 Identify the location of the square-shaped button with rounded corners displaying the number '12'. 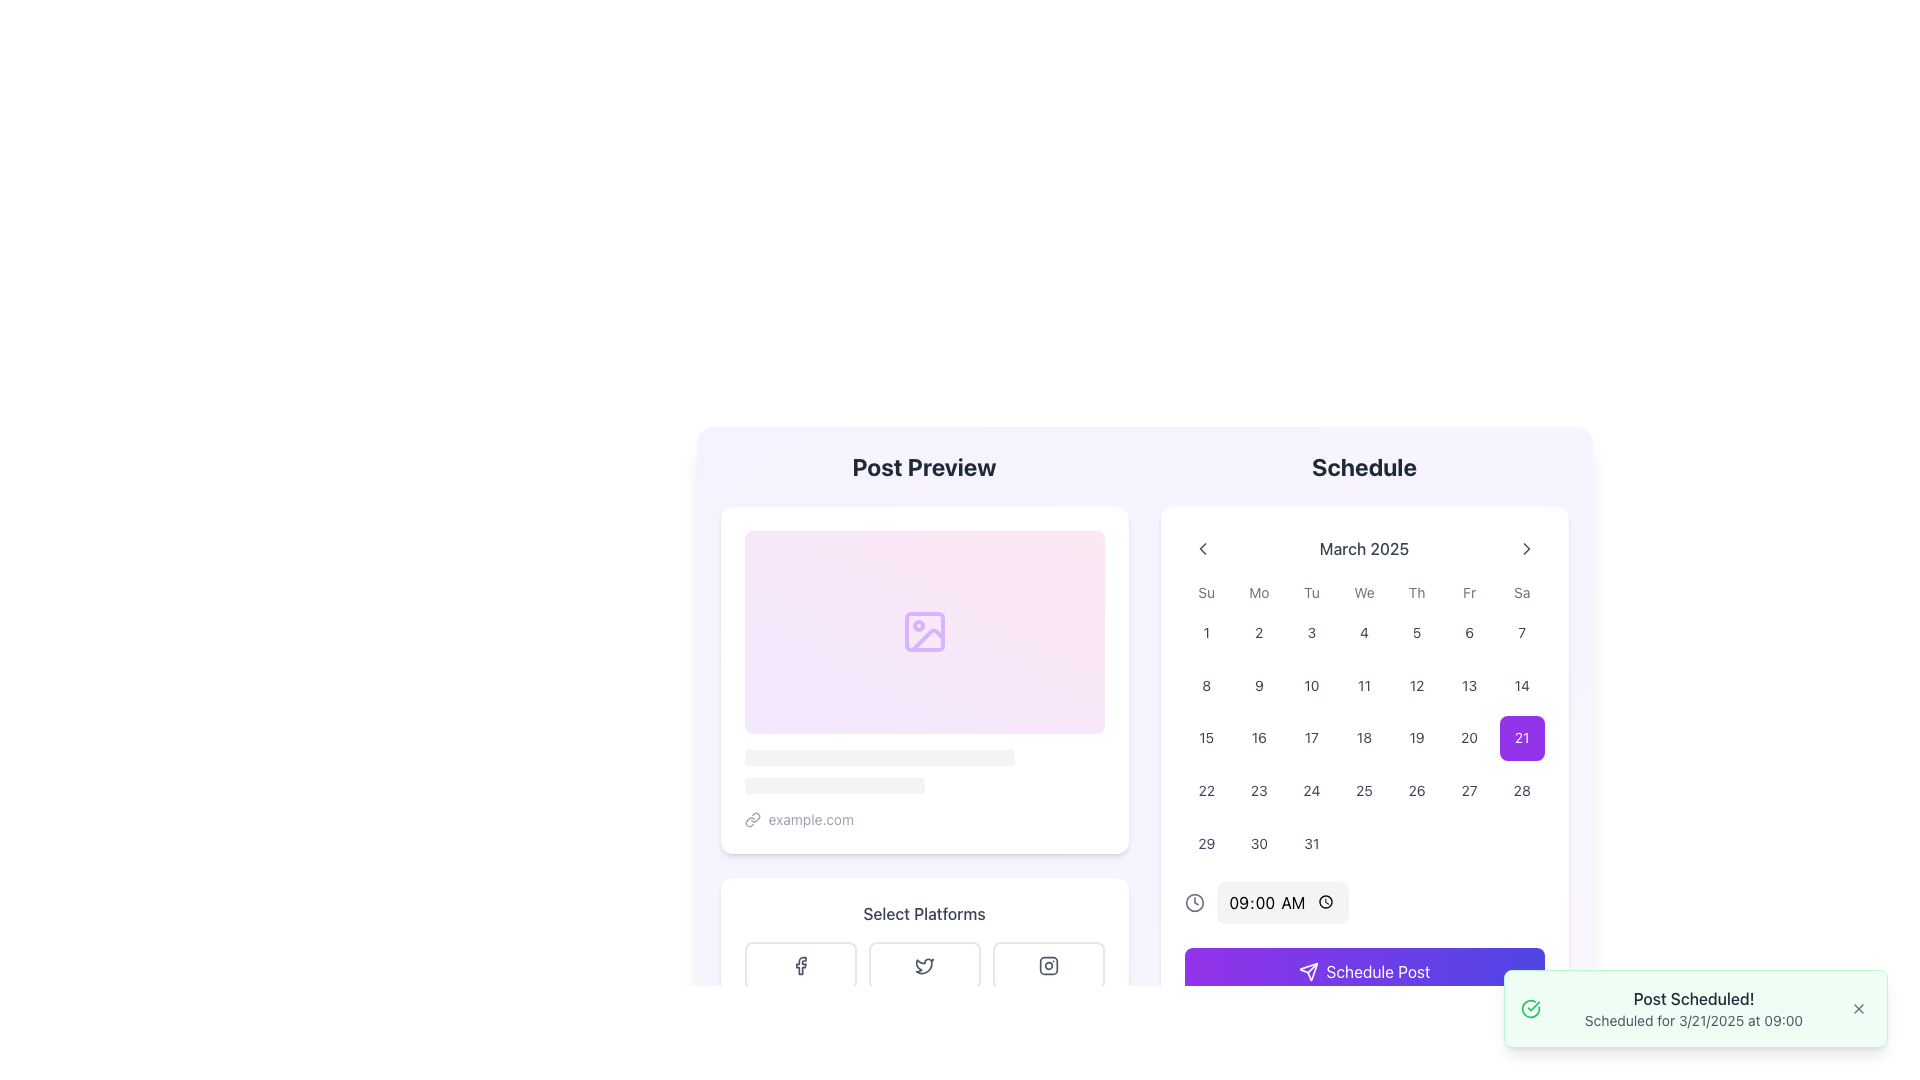
(1416, 684).